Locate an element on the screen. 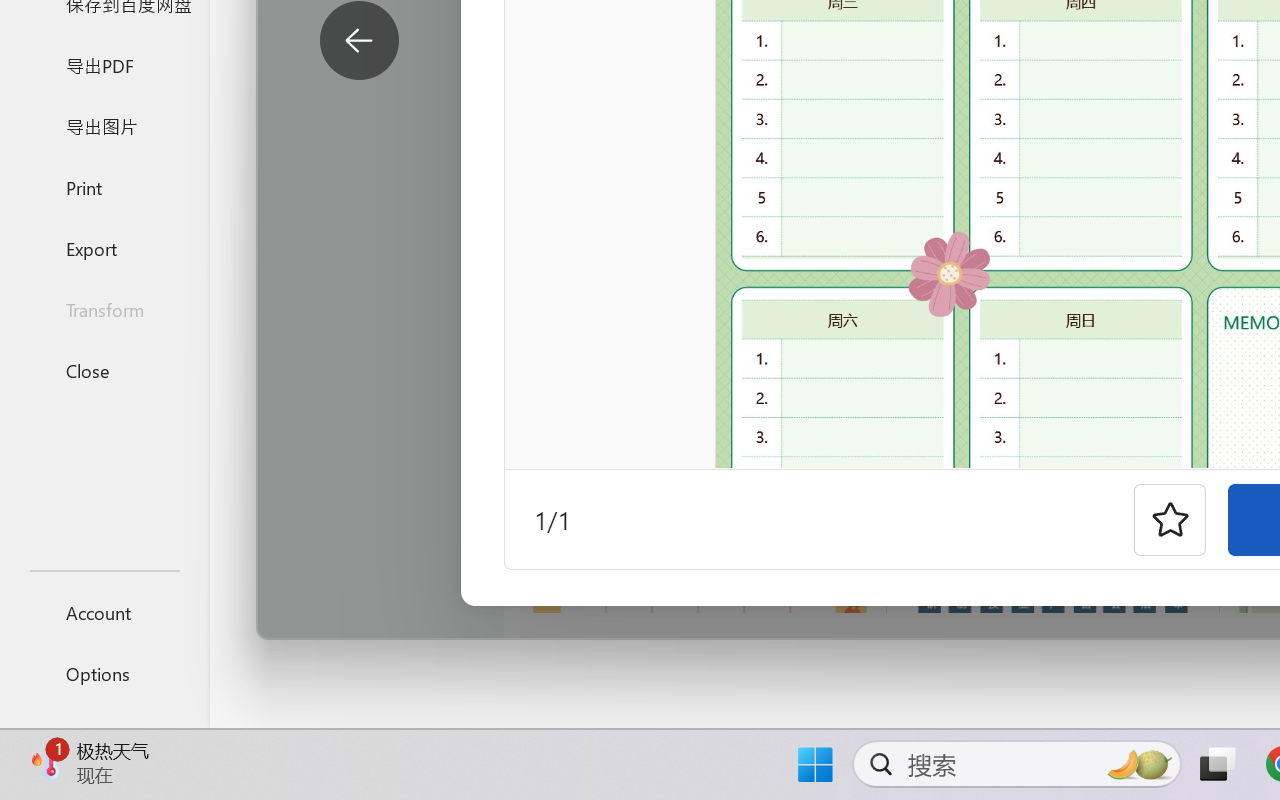  'Transform' is located at coordinates (103, 308).